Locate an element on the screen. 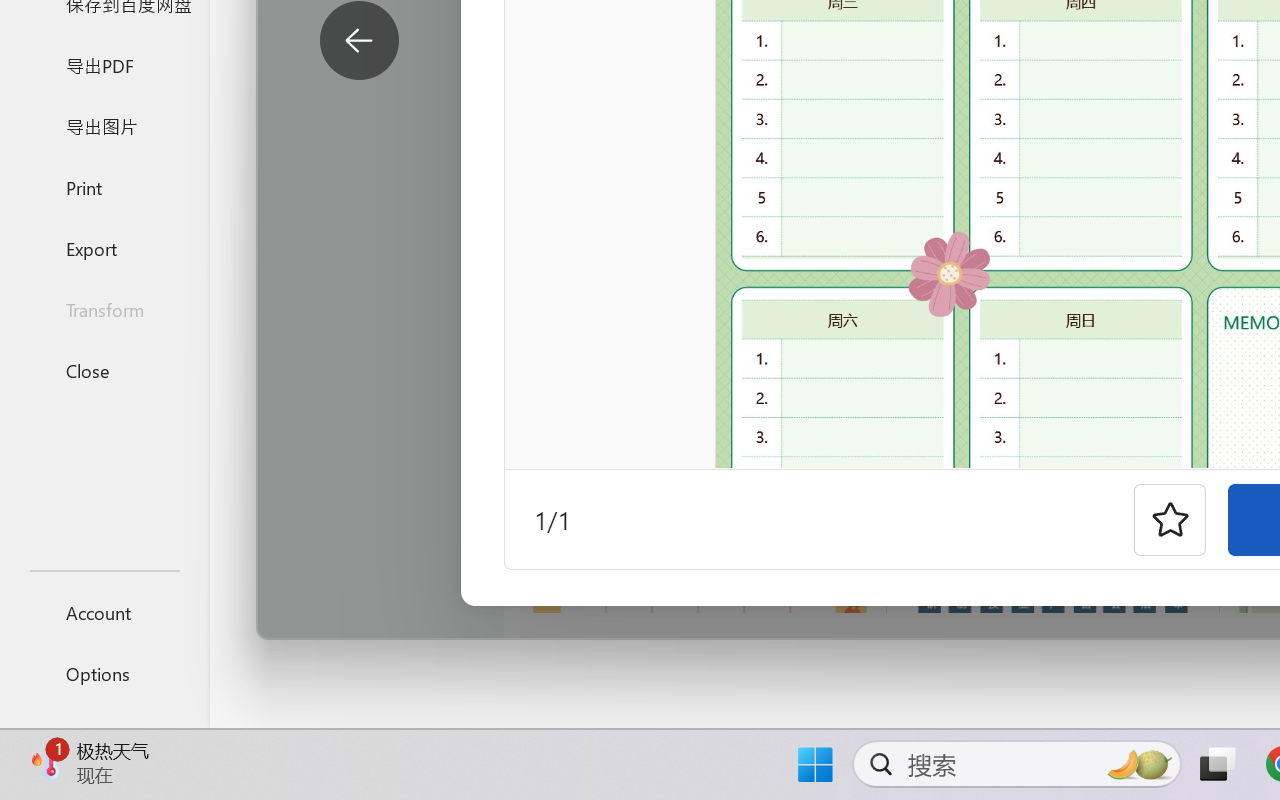  'Transform' is located at coordinates (103, 308).